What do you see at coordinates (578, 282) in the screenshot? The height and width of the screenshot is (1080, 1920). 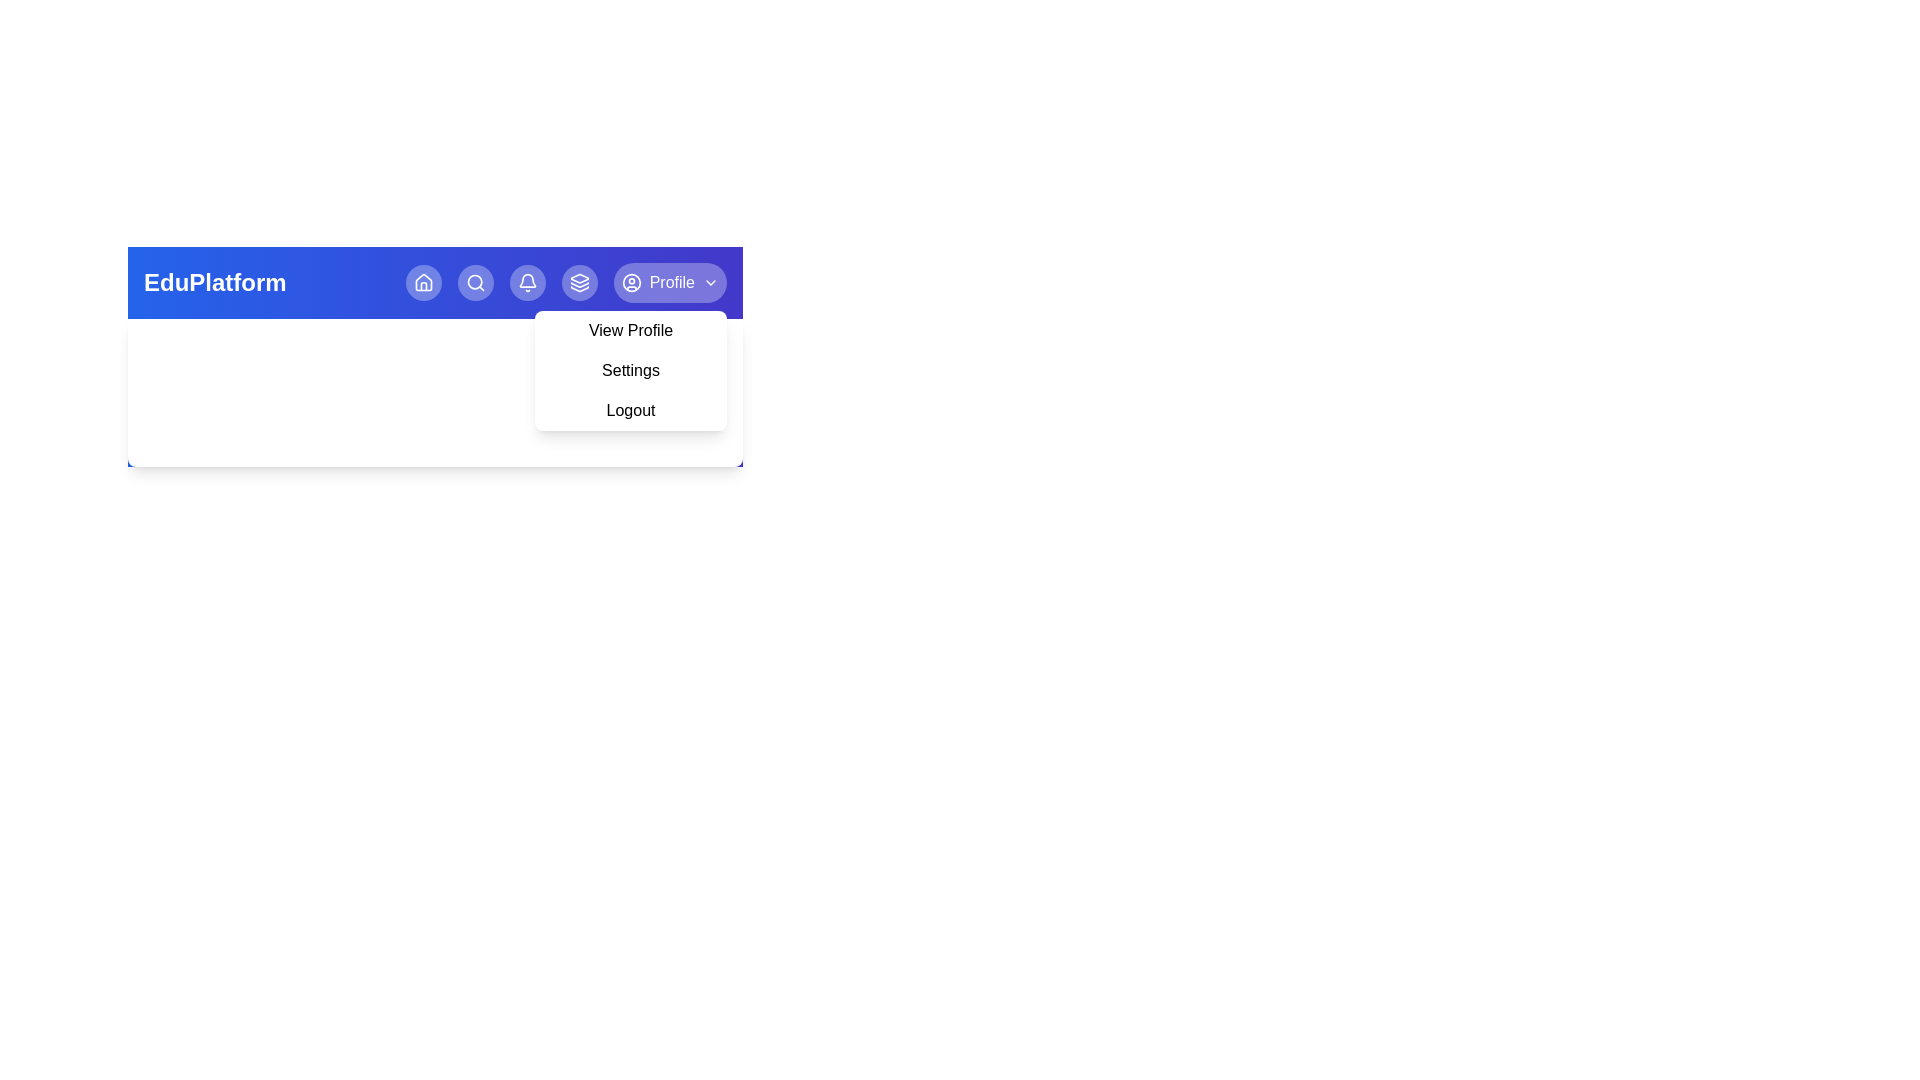 I see `the Layers navigation button in the header` at bounding box center [578, 282].